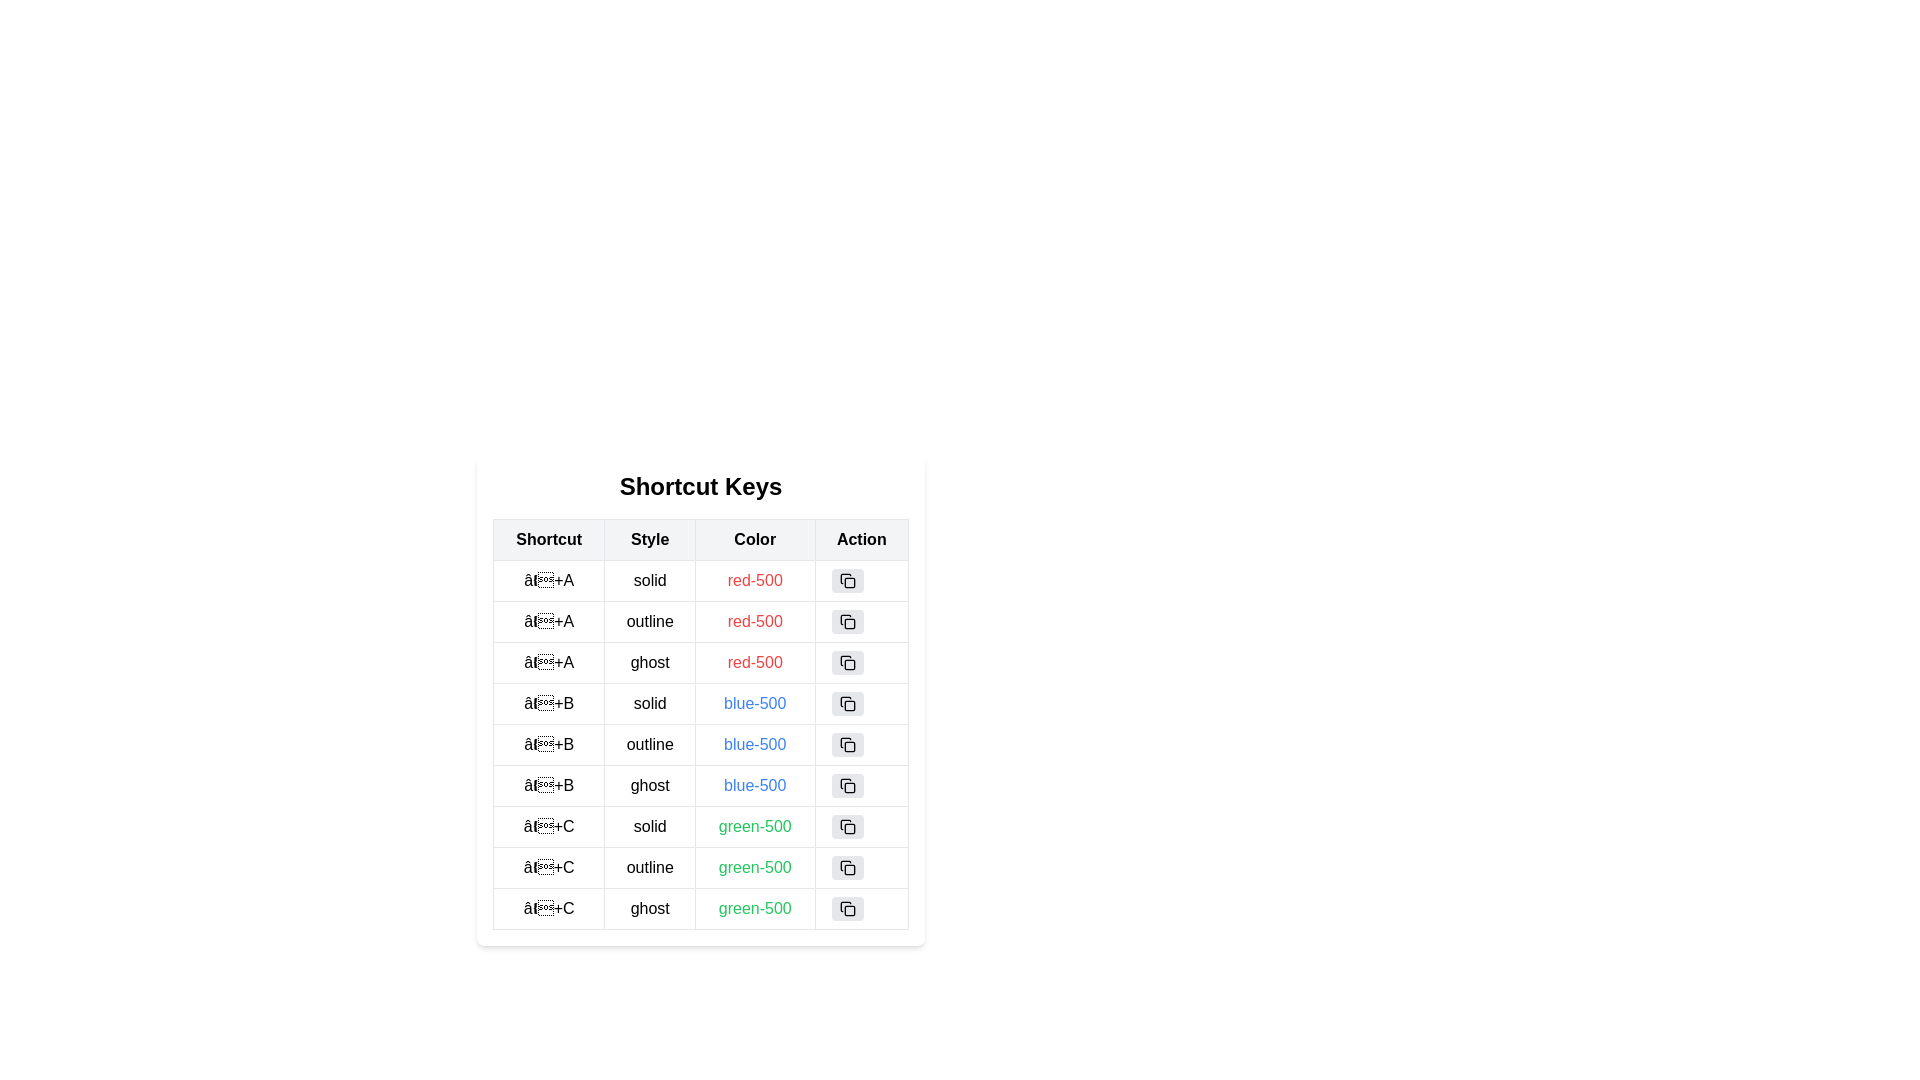  I want to click on the text-based label displaying the keyboard shortcut '⌘+B' in the 'Shortcut' column of the table, specifically within the row titled 'ghost blue-500', so click(549, 785).